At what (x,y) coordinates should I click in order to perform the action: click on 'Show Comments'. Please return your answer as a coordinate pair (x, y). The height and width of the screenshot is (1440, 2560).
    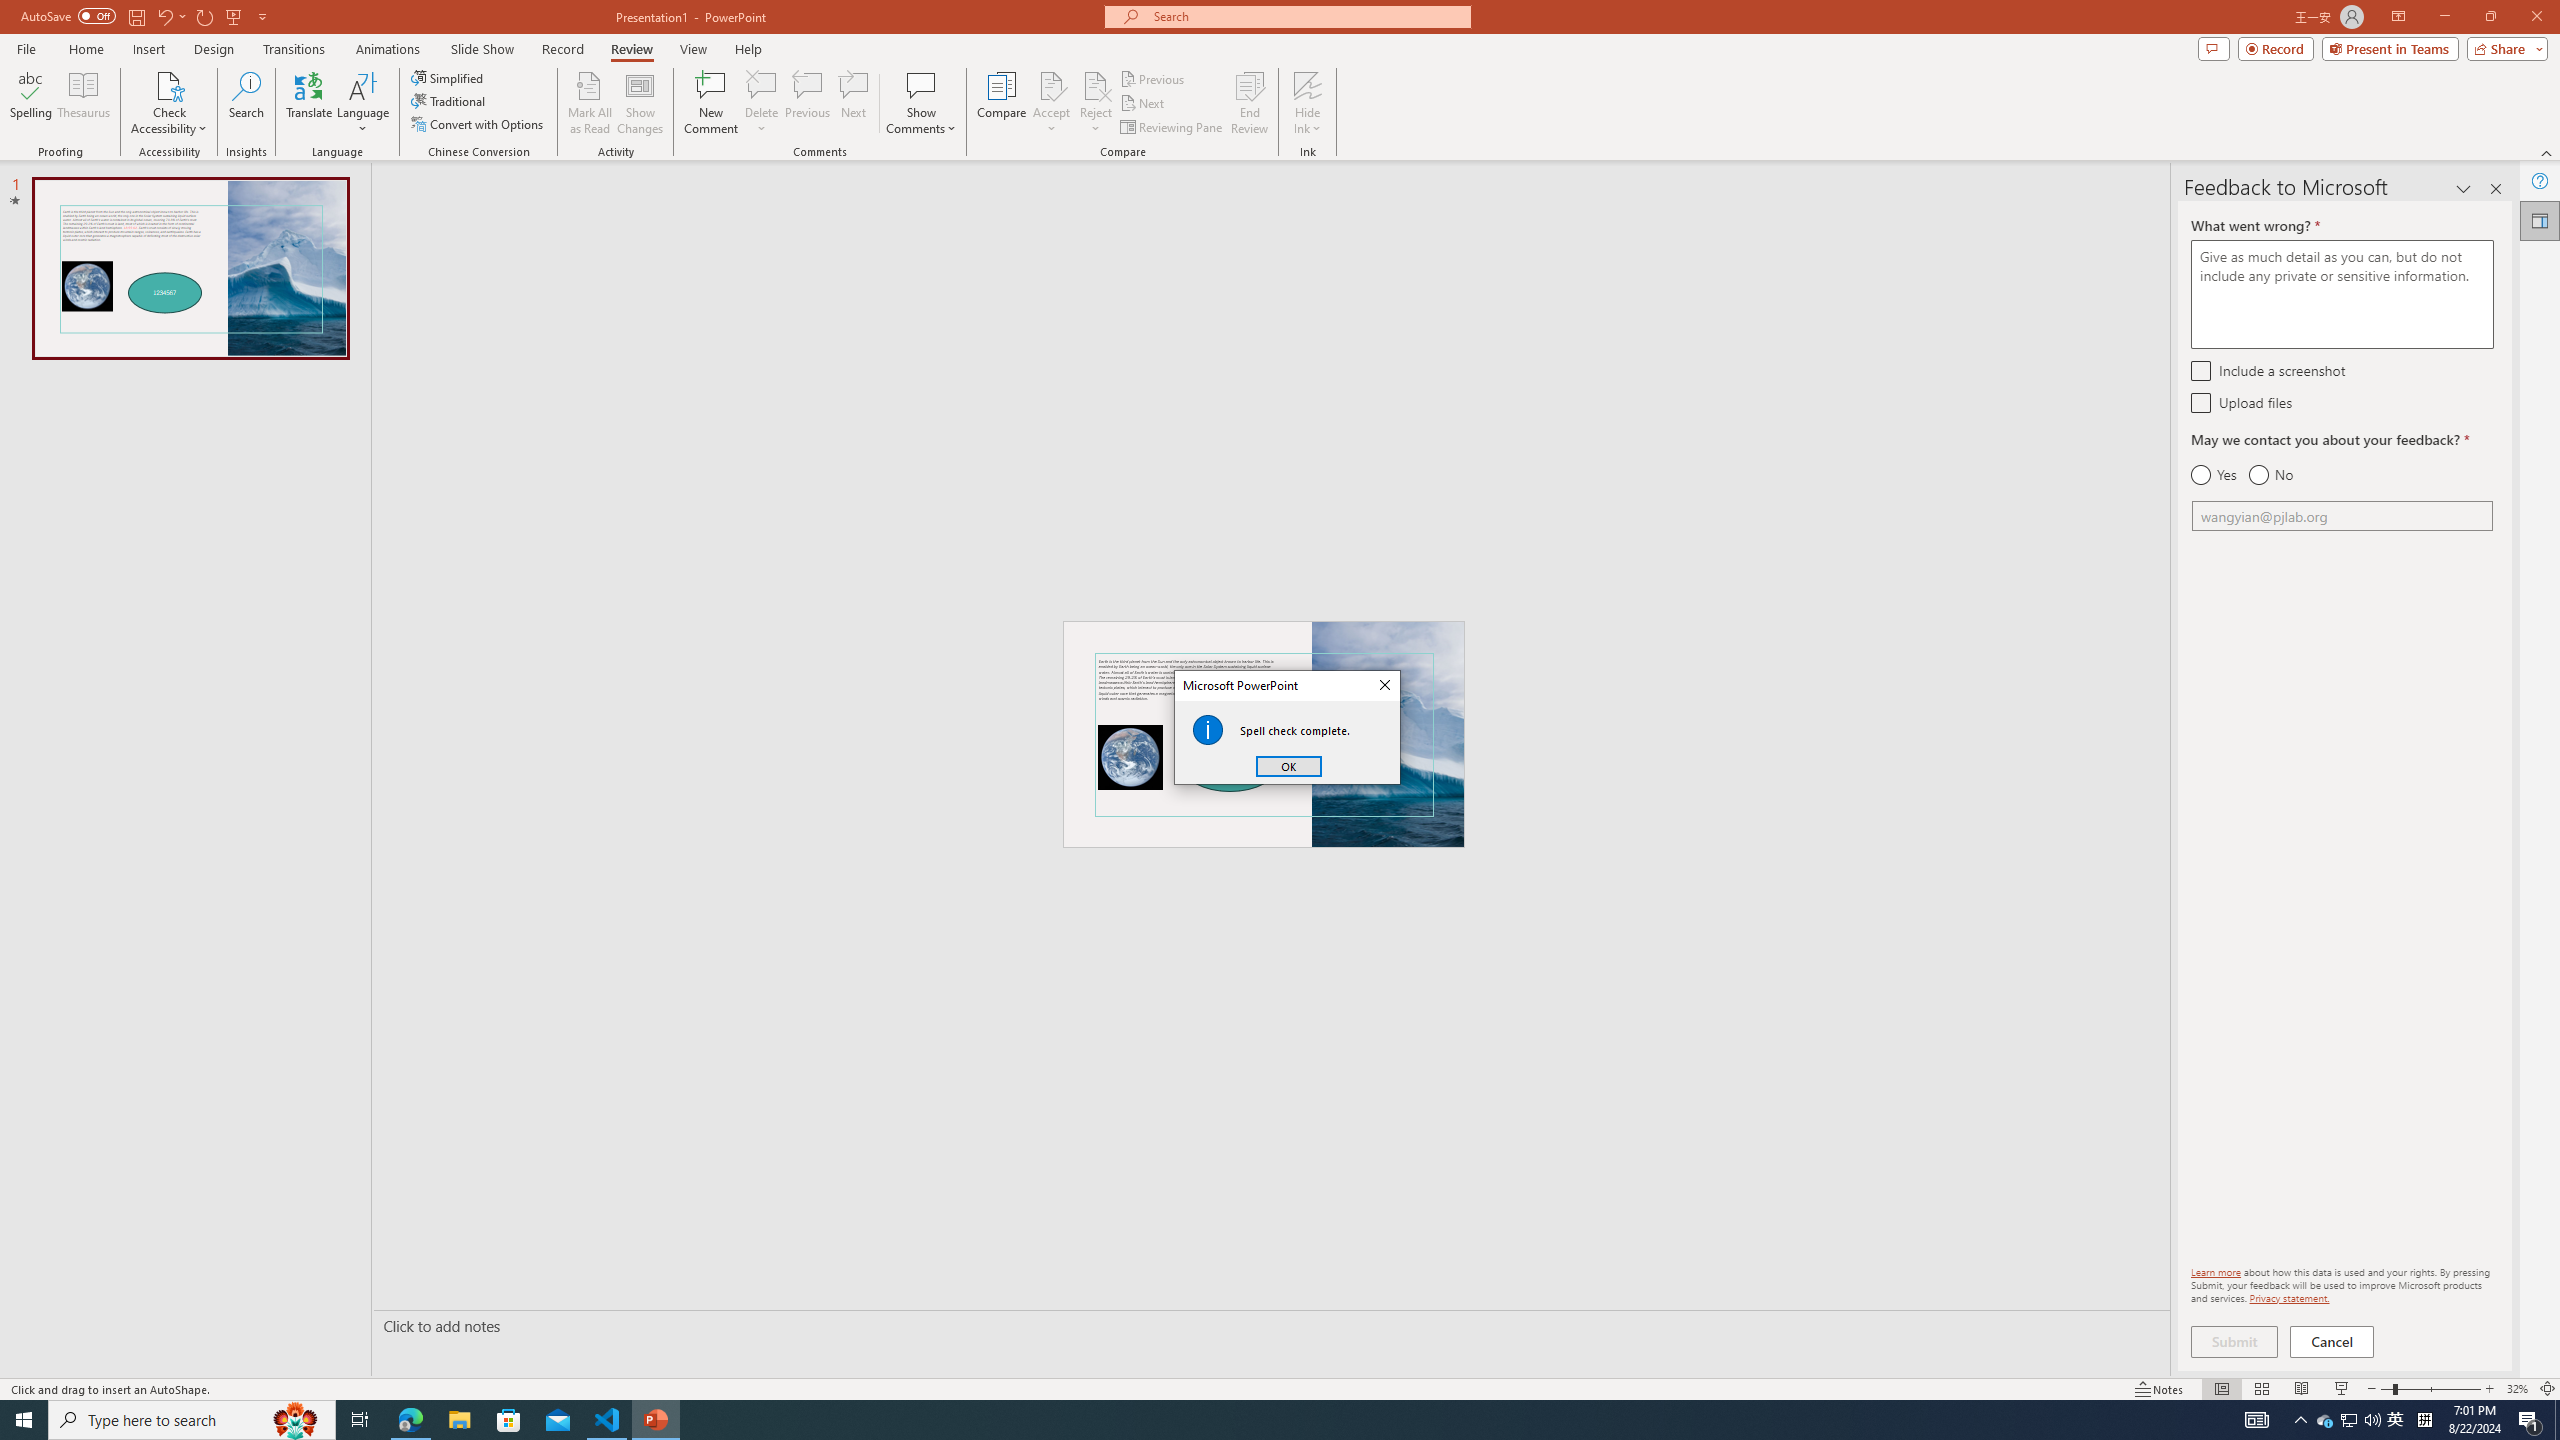
    Looking at the image, I should click on (921, 103).